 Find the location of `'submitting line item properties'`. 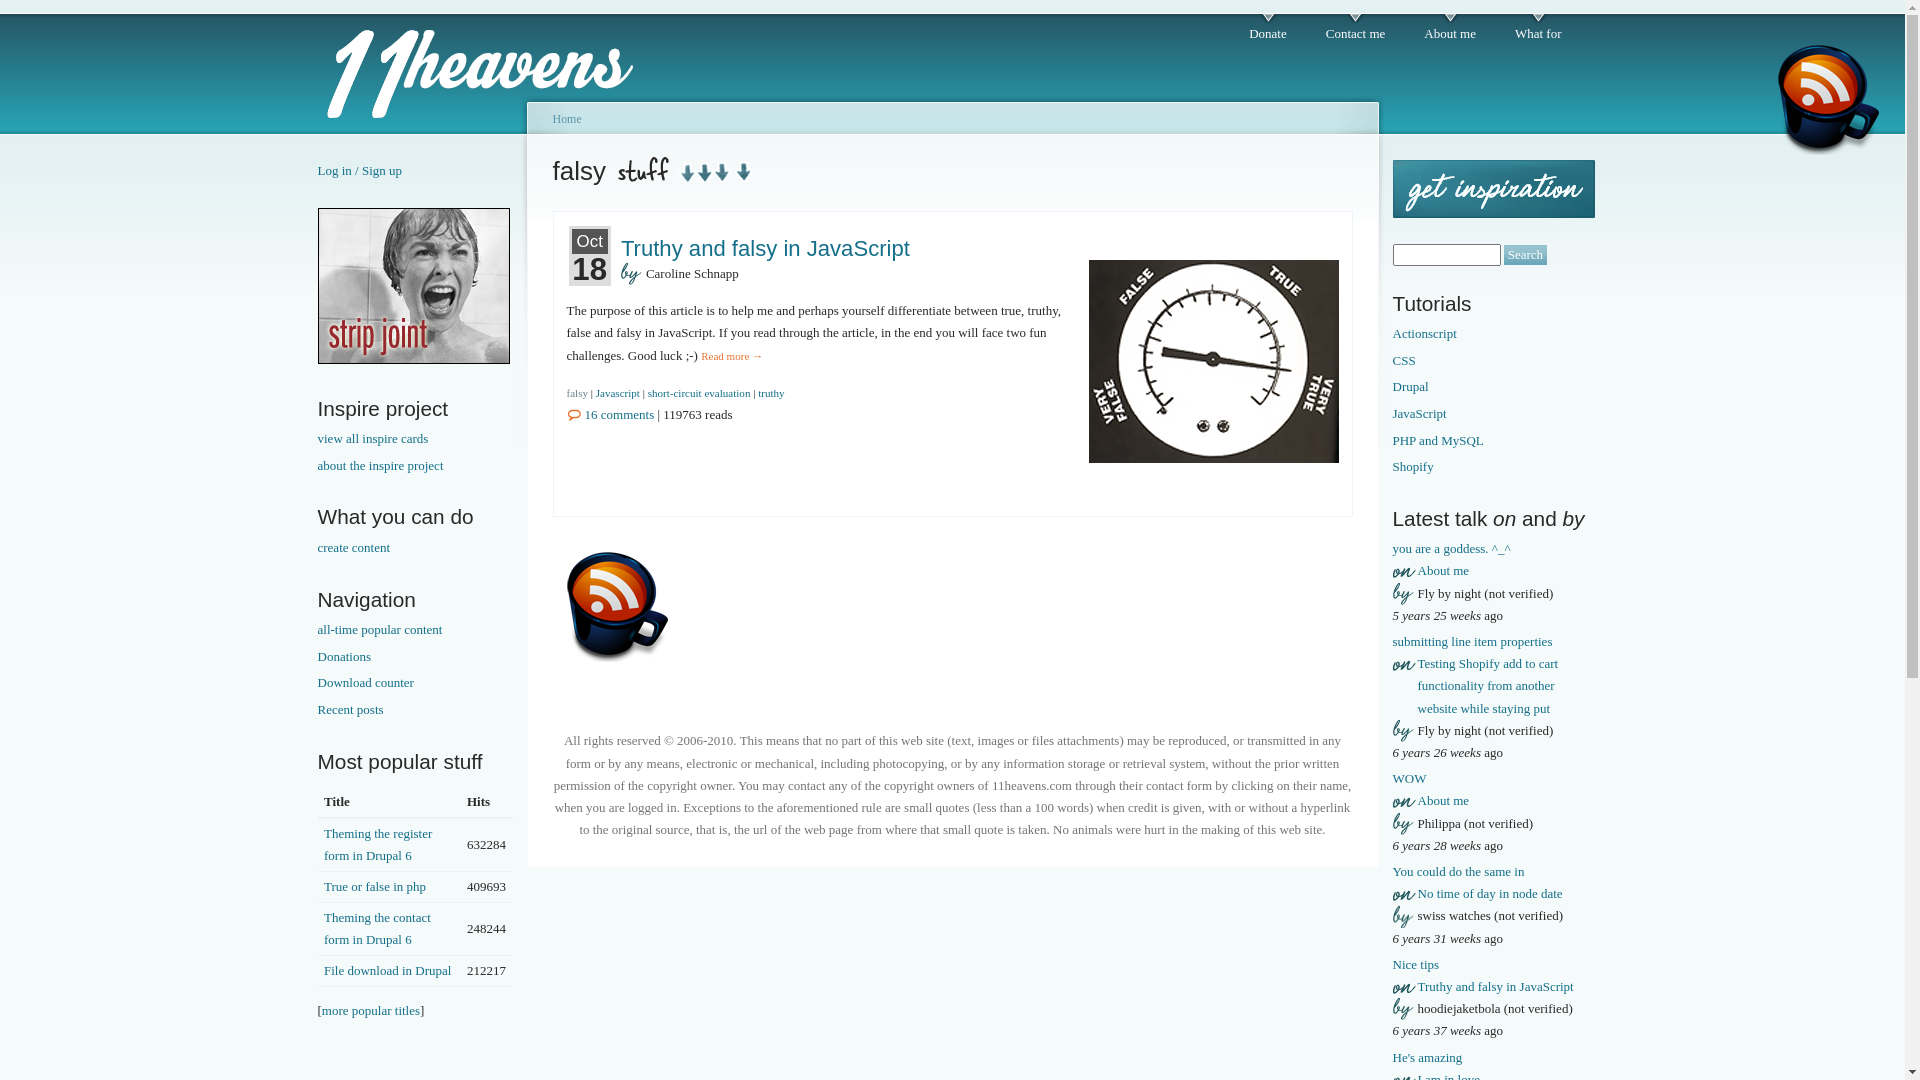

'submitting line item properties' is located at coordinates (1472, 641).